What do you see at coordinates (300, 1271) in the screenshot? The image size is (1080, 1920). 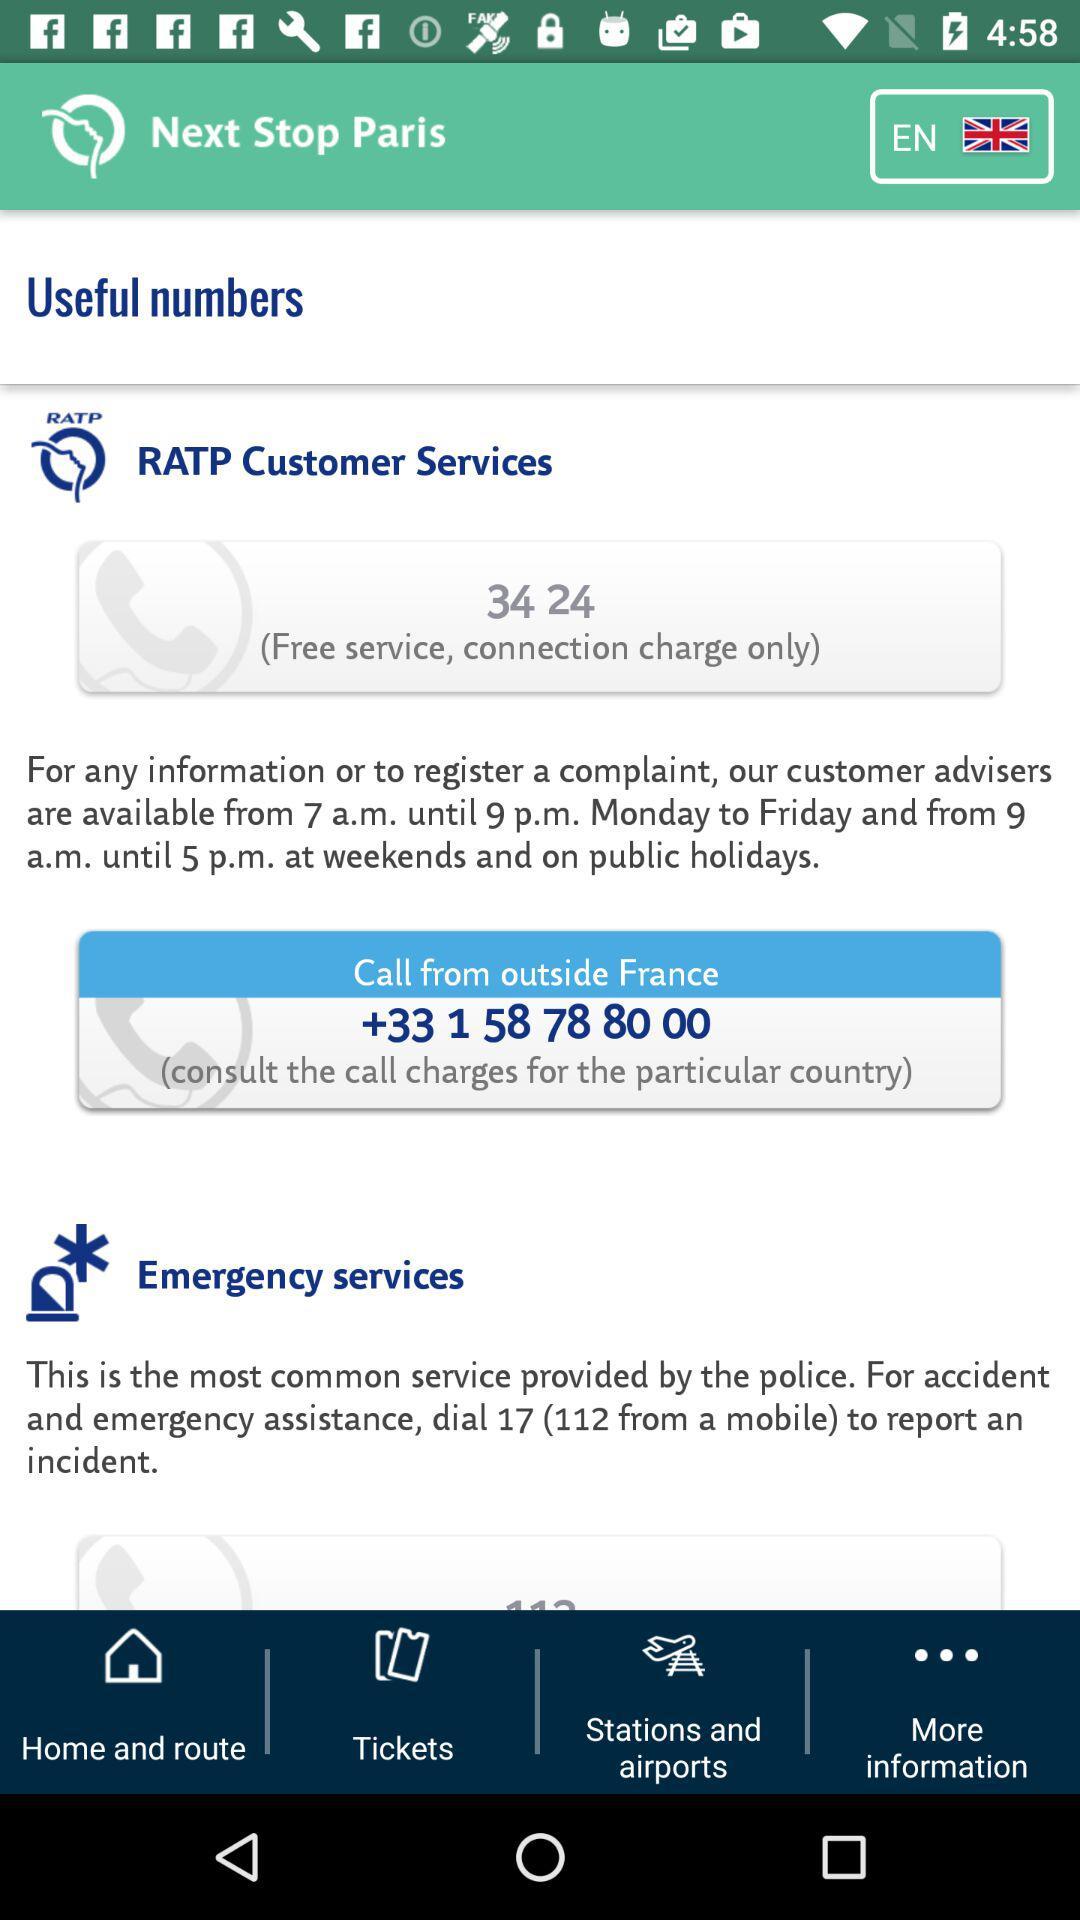 I see `the emergency services` at bounding box center [300, 1271].